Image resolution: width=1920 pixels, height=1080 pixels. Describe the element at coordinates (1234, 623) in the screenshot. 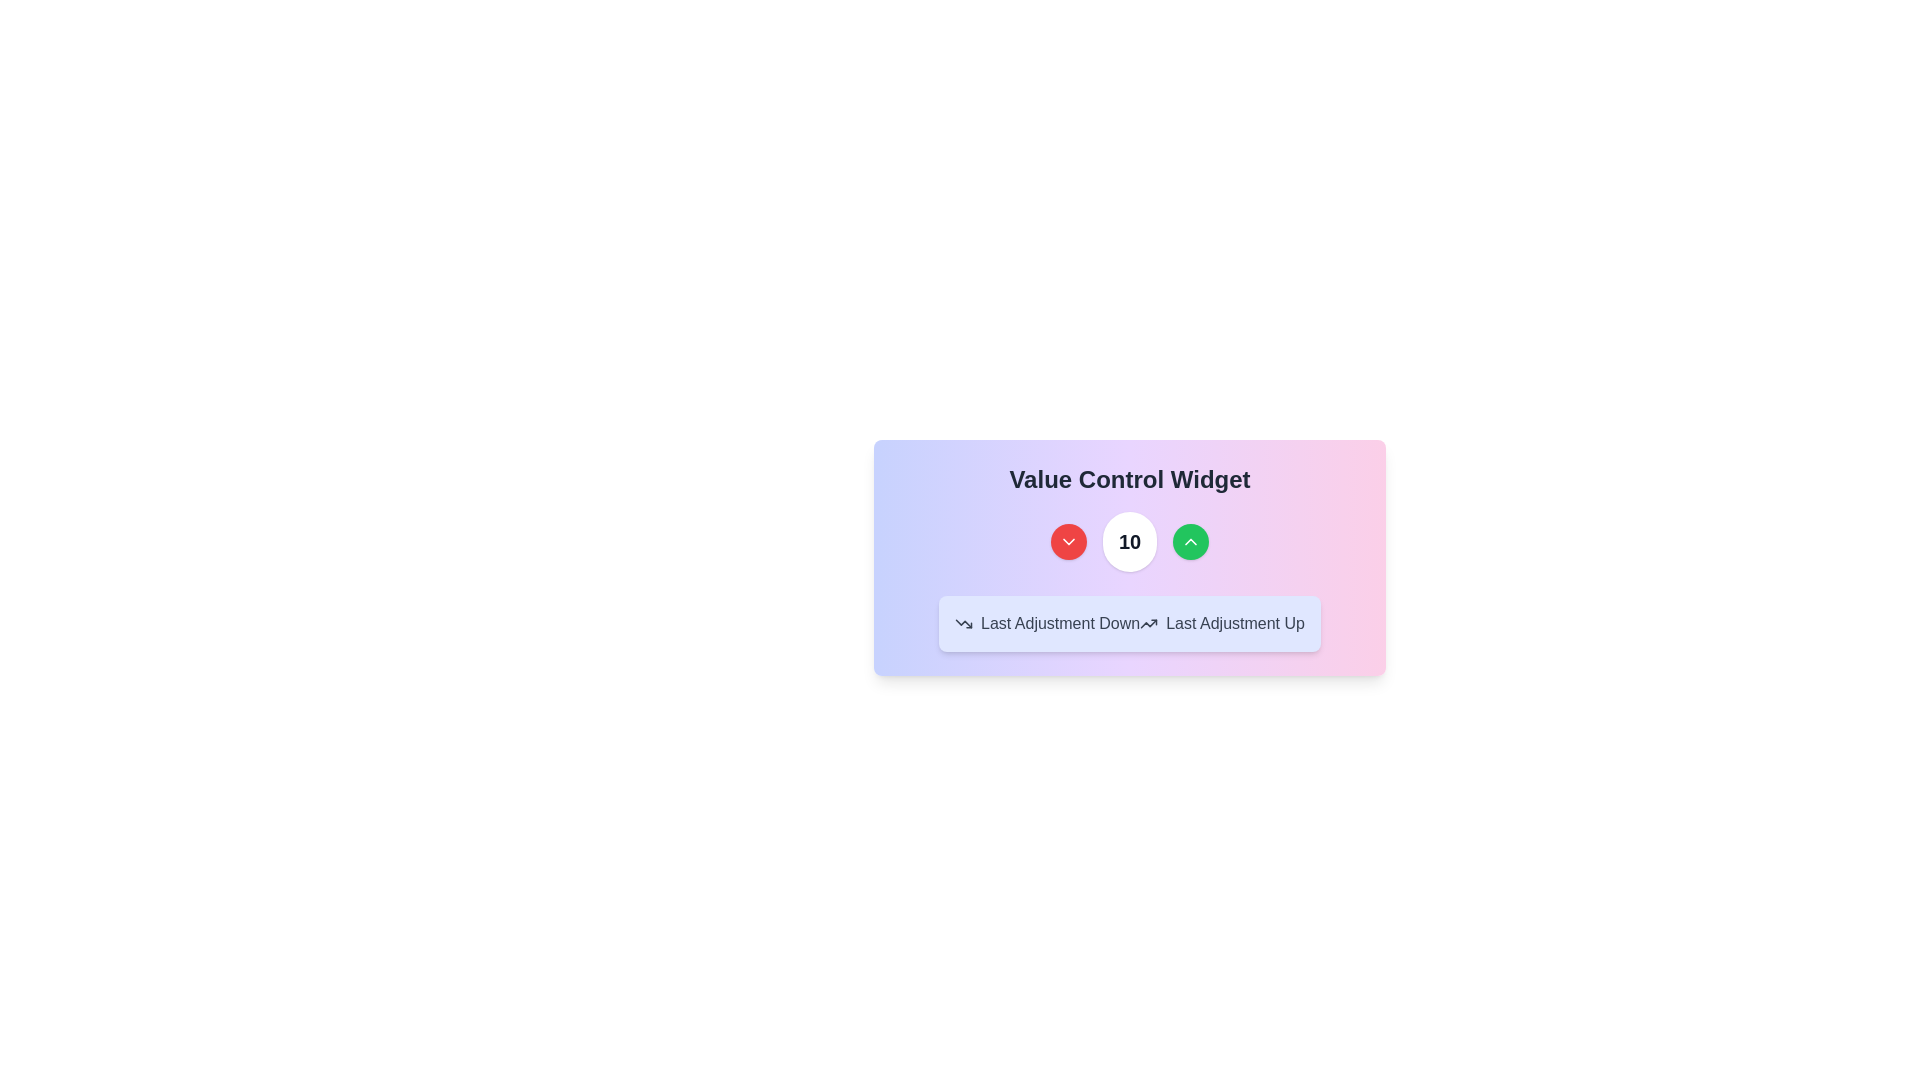

I see `the static text label indicating the last change in control, which shows an upward adjustment, positioned after the 'Last Adjustment Down' text and an upward arrow icon` at that location.